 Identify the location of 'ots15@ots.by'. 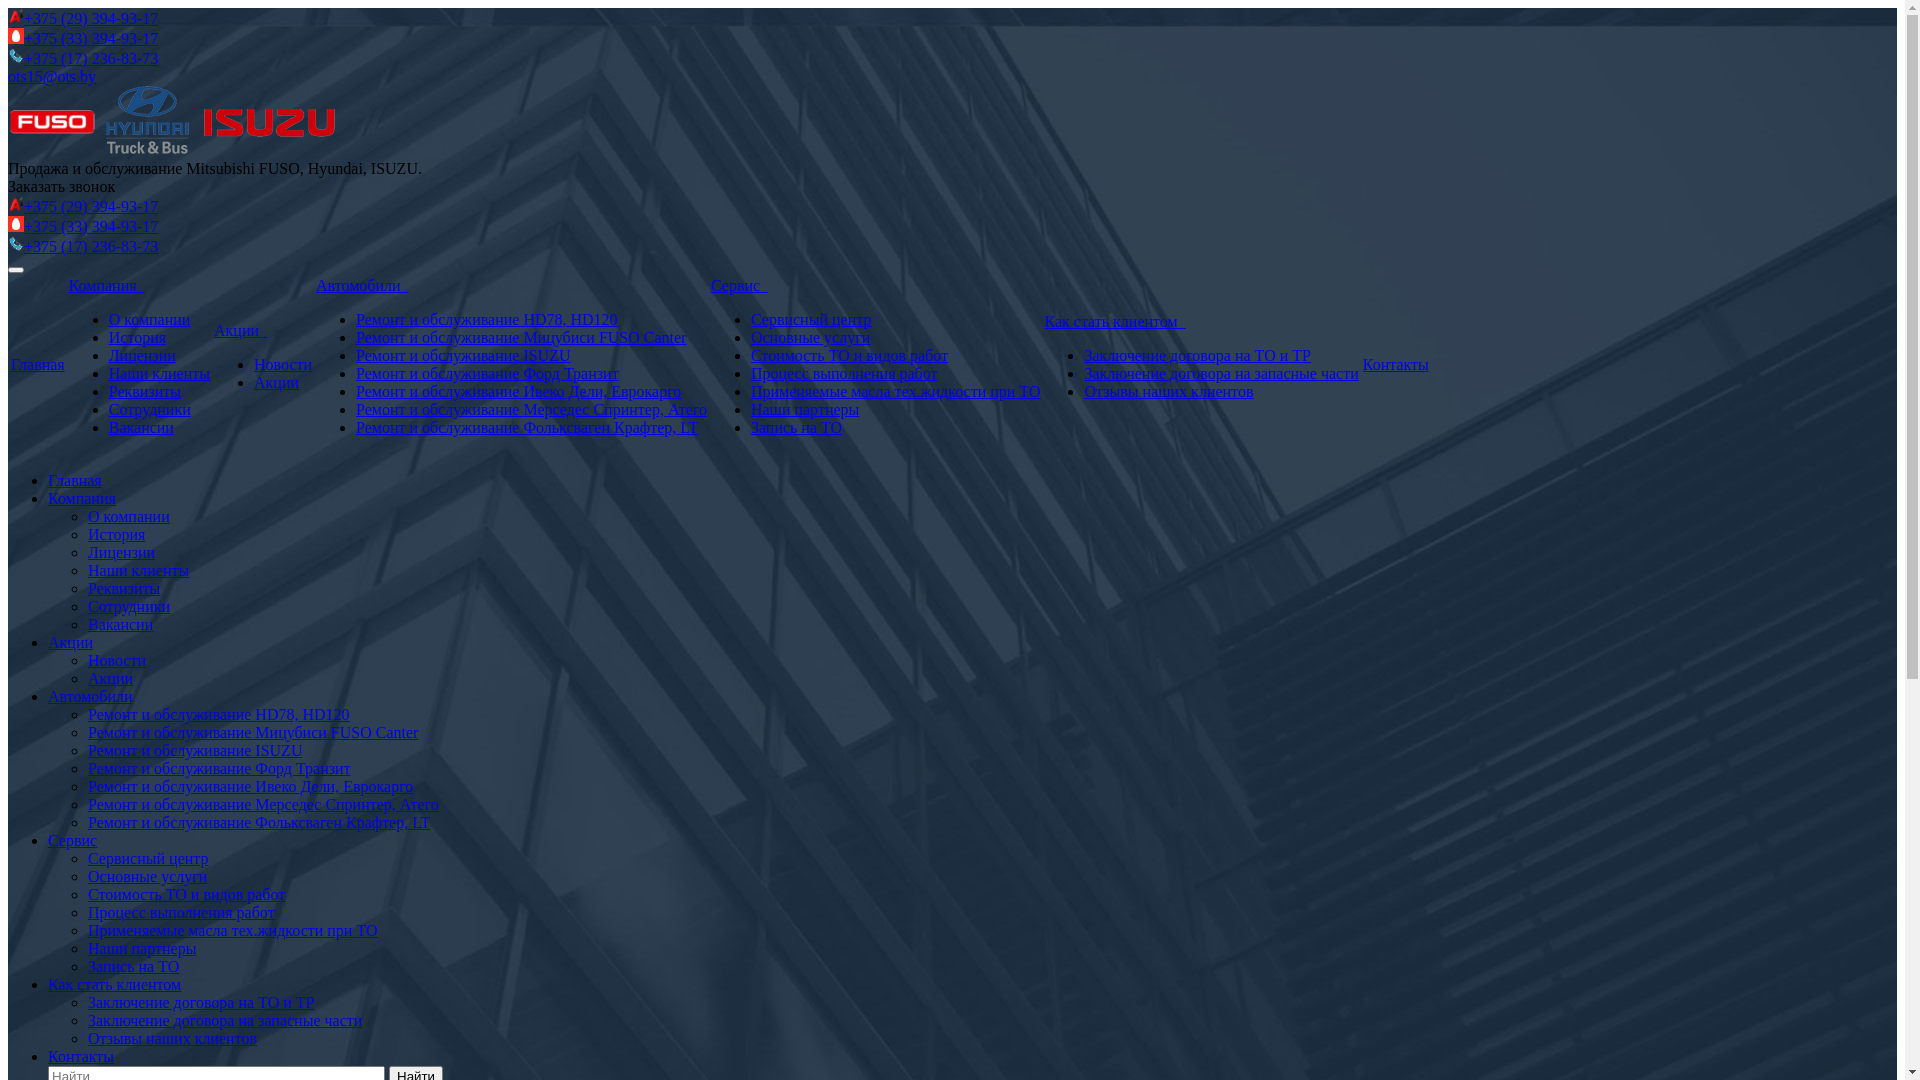
(52, 75).